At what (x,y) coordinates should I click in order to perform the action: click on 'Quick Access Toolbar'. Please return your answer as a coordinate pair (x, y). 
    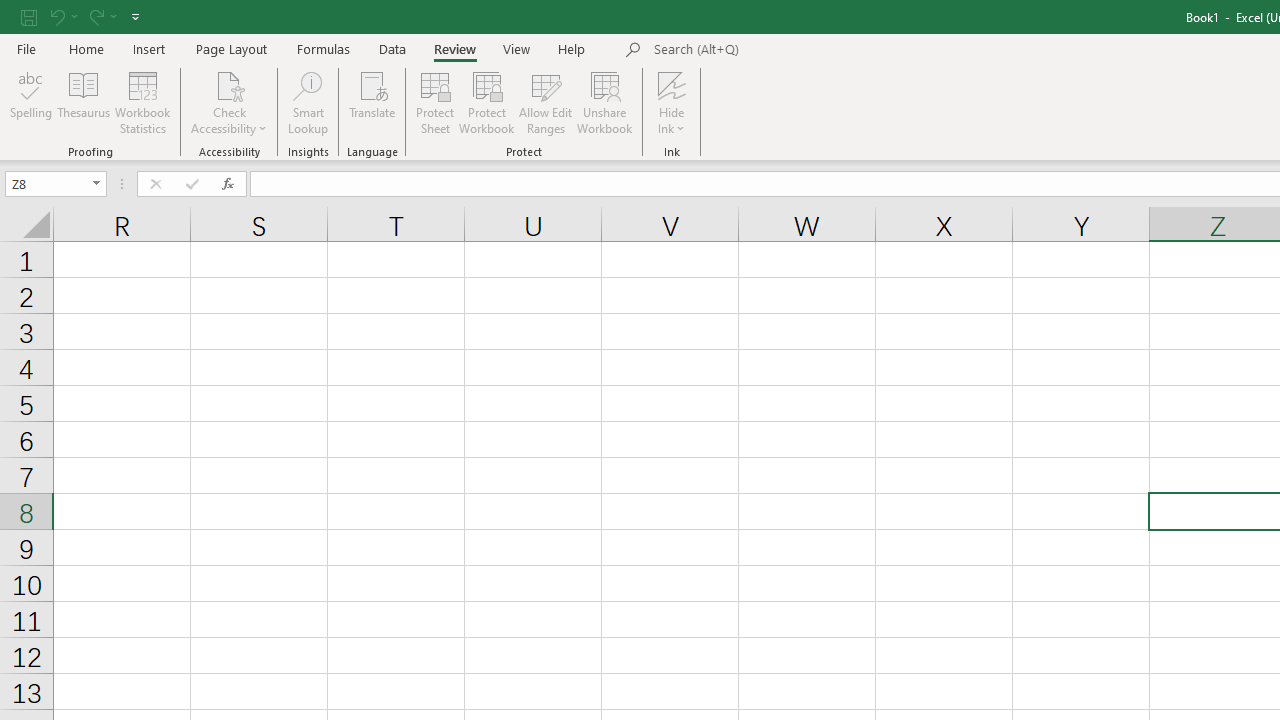
    Looking at the image, I should click on (81, 16).